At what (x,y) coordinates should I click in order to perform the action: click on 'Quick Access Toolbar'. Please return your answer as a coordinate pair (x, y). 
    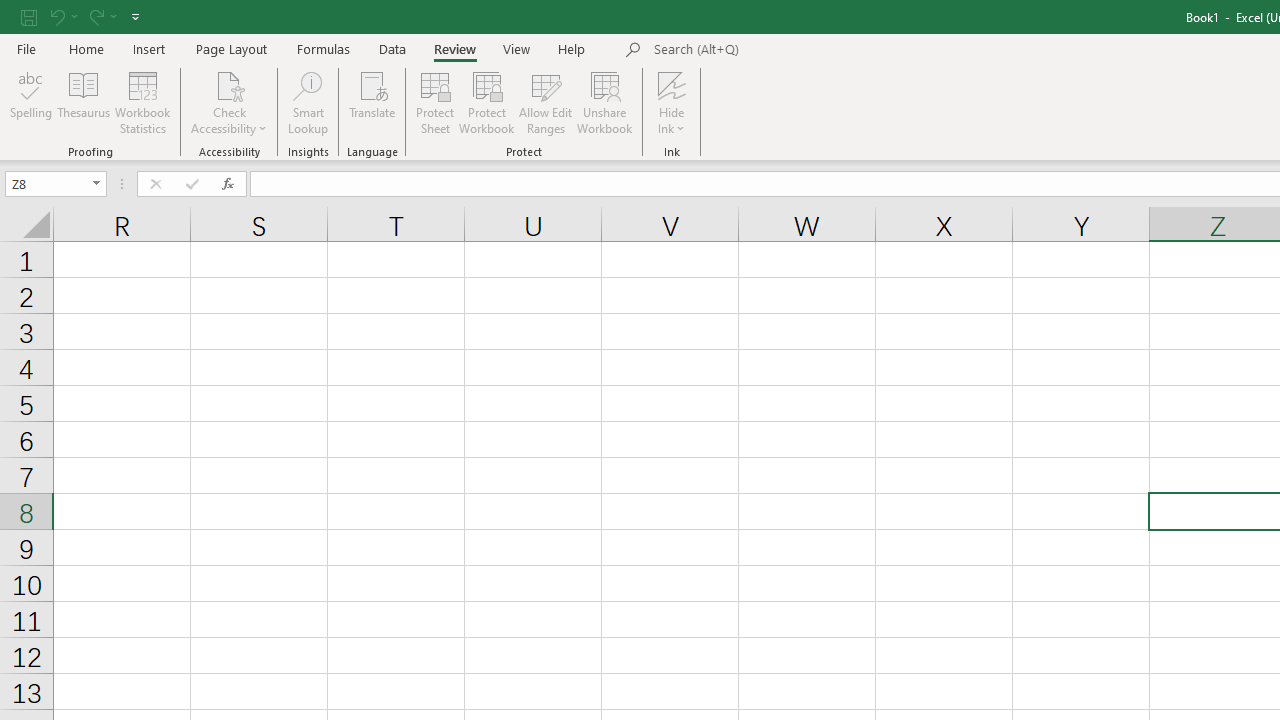
    Looking at the image, I should click on (81, 16).